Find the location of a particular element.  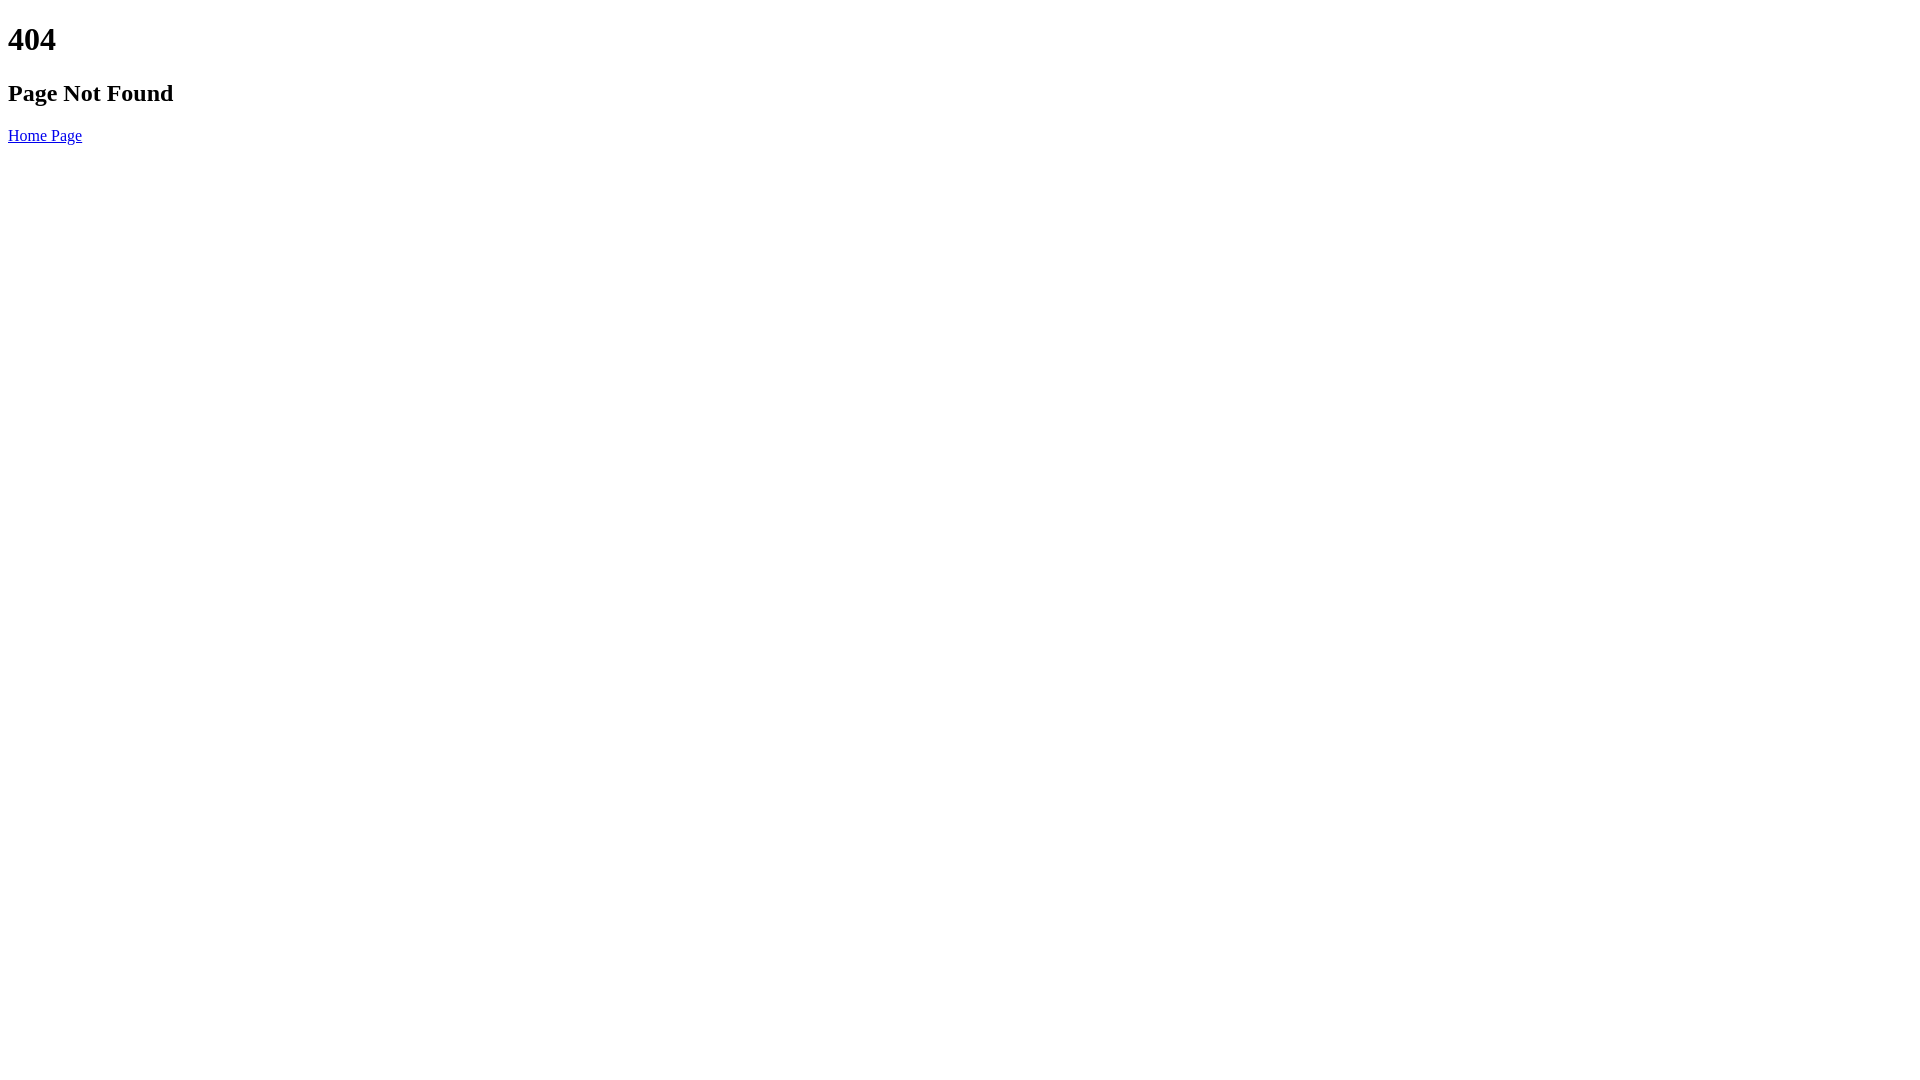

'Home Page' is located at coordinates (8, 135).